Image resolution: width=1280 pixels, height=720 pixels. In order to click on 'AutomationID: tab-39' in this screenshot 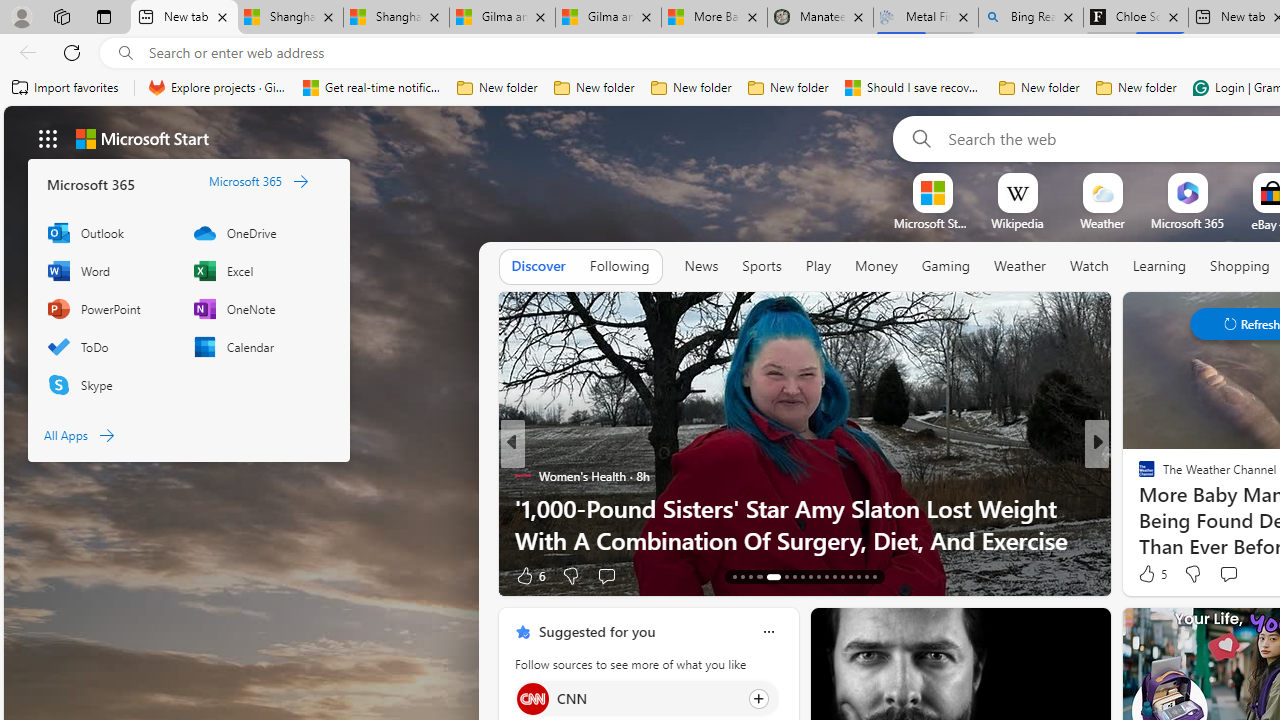, I will do `click(850, 577)`.